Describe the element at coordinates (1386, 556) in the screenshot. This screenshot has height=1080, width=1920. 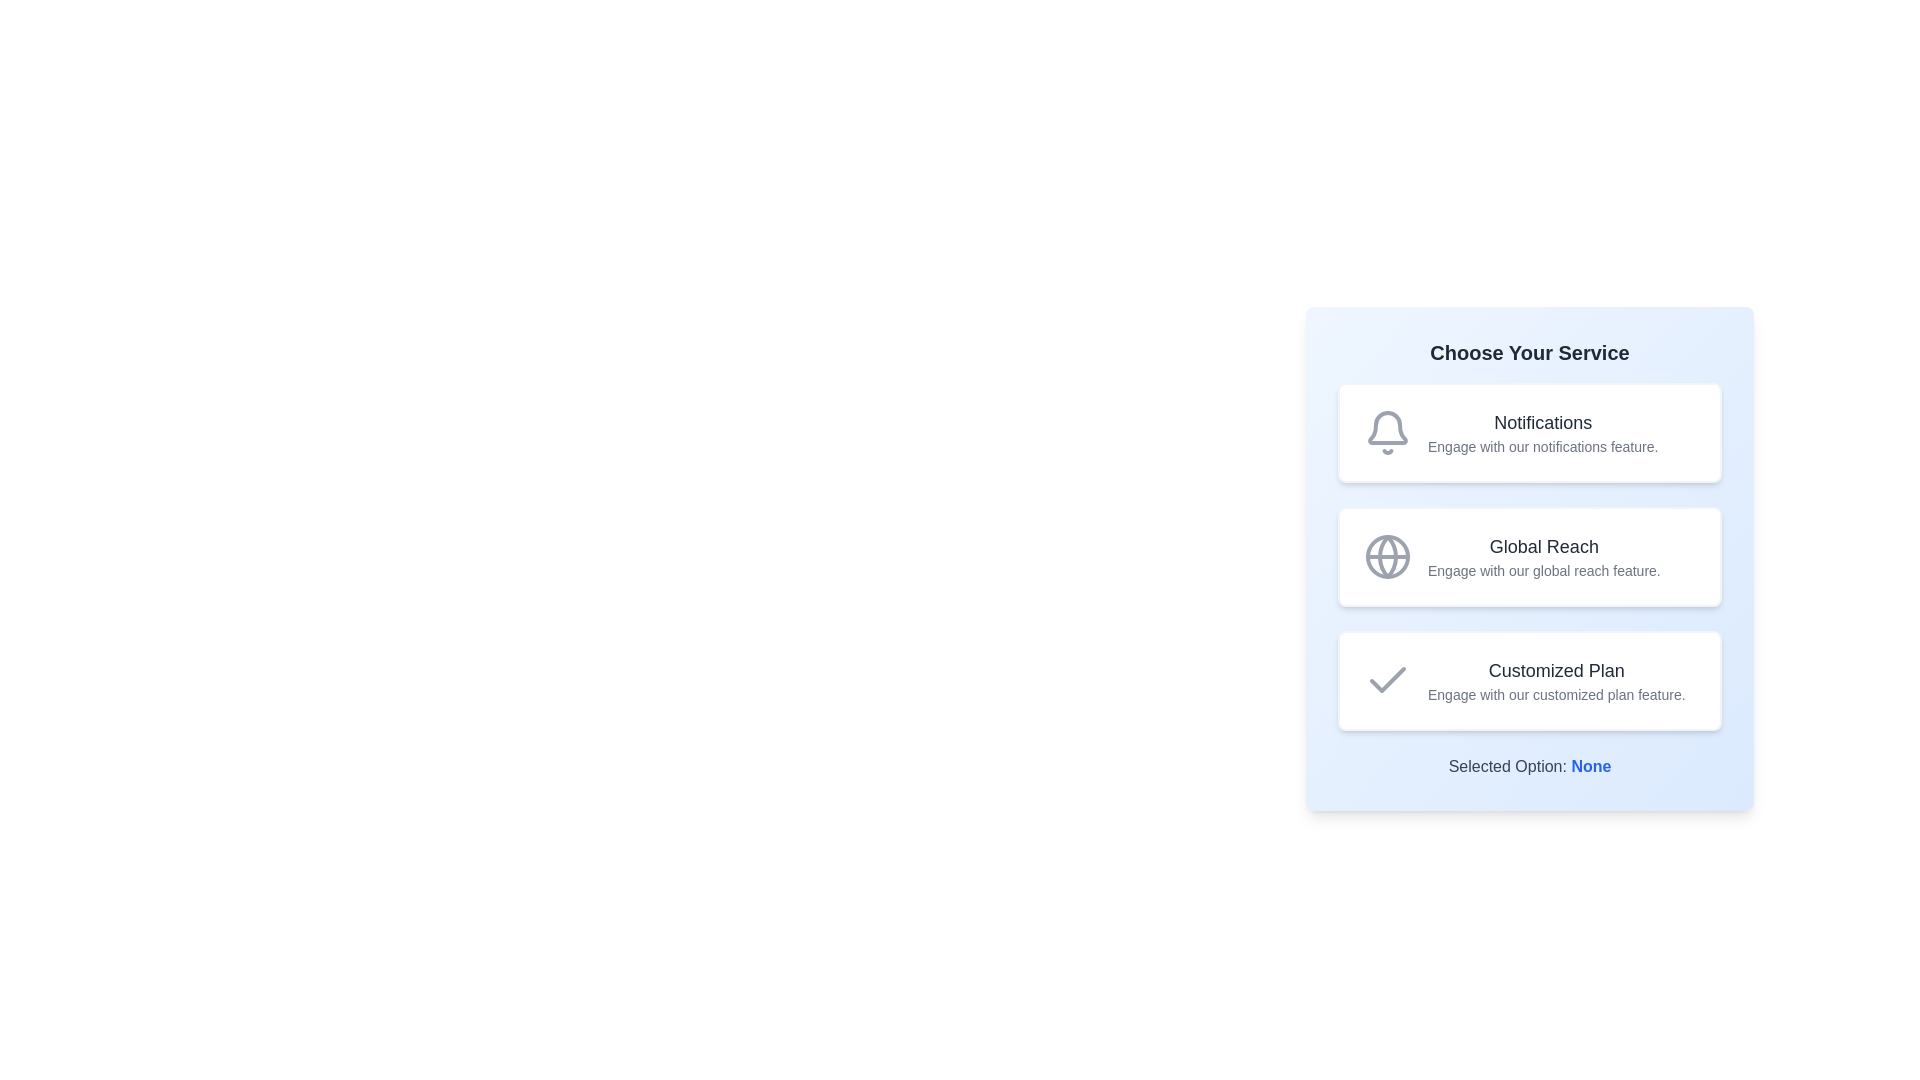
I see `the SVG graphical element that represents the geographical aspect of the 'Global Reach' service, located within the globe icon` at that location.